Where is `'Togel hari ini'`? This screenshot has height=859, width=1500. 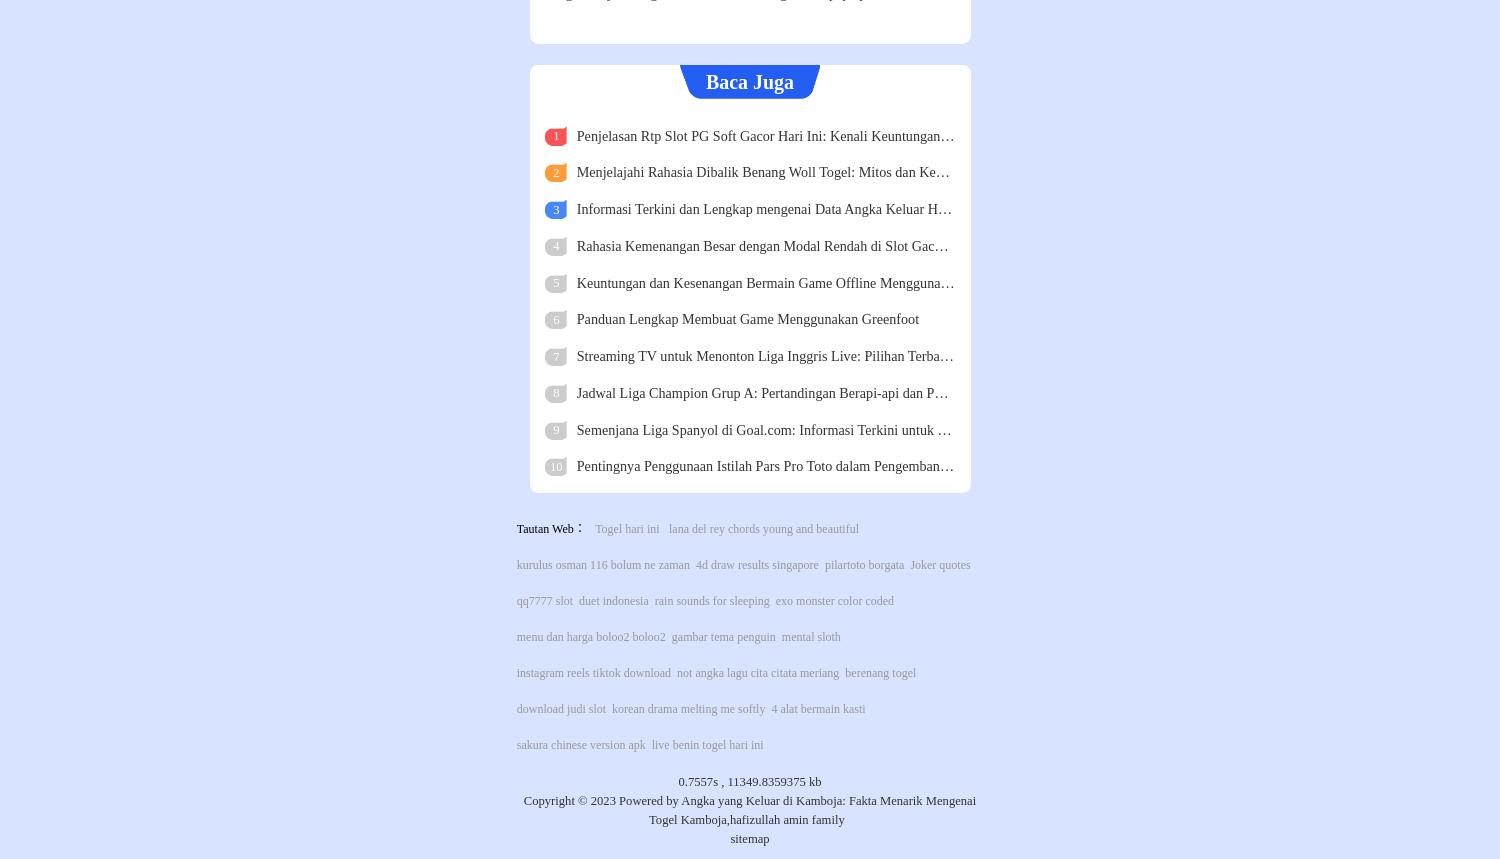
'Togel hari ini' is located at coordinates (627, 527).